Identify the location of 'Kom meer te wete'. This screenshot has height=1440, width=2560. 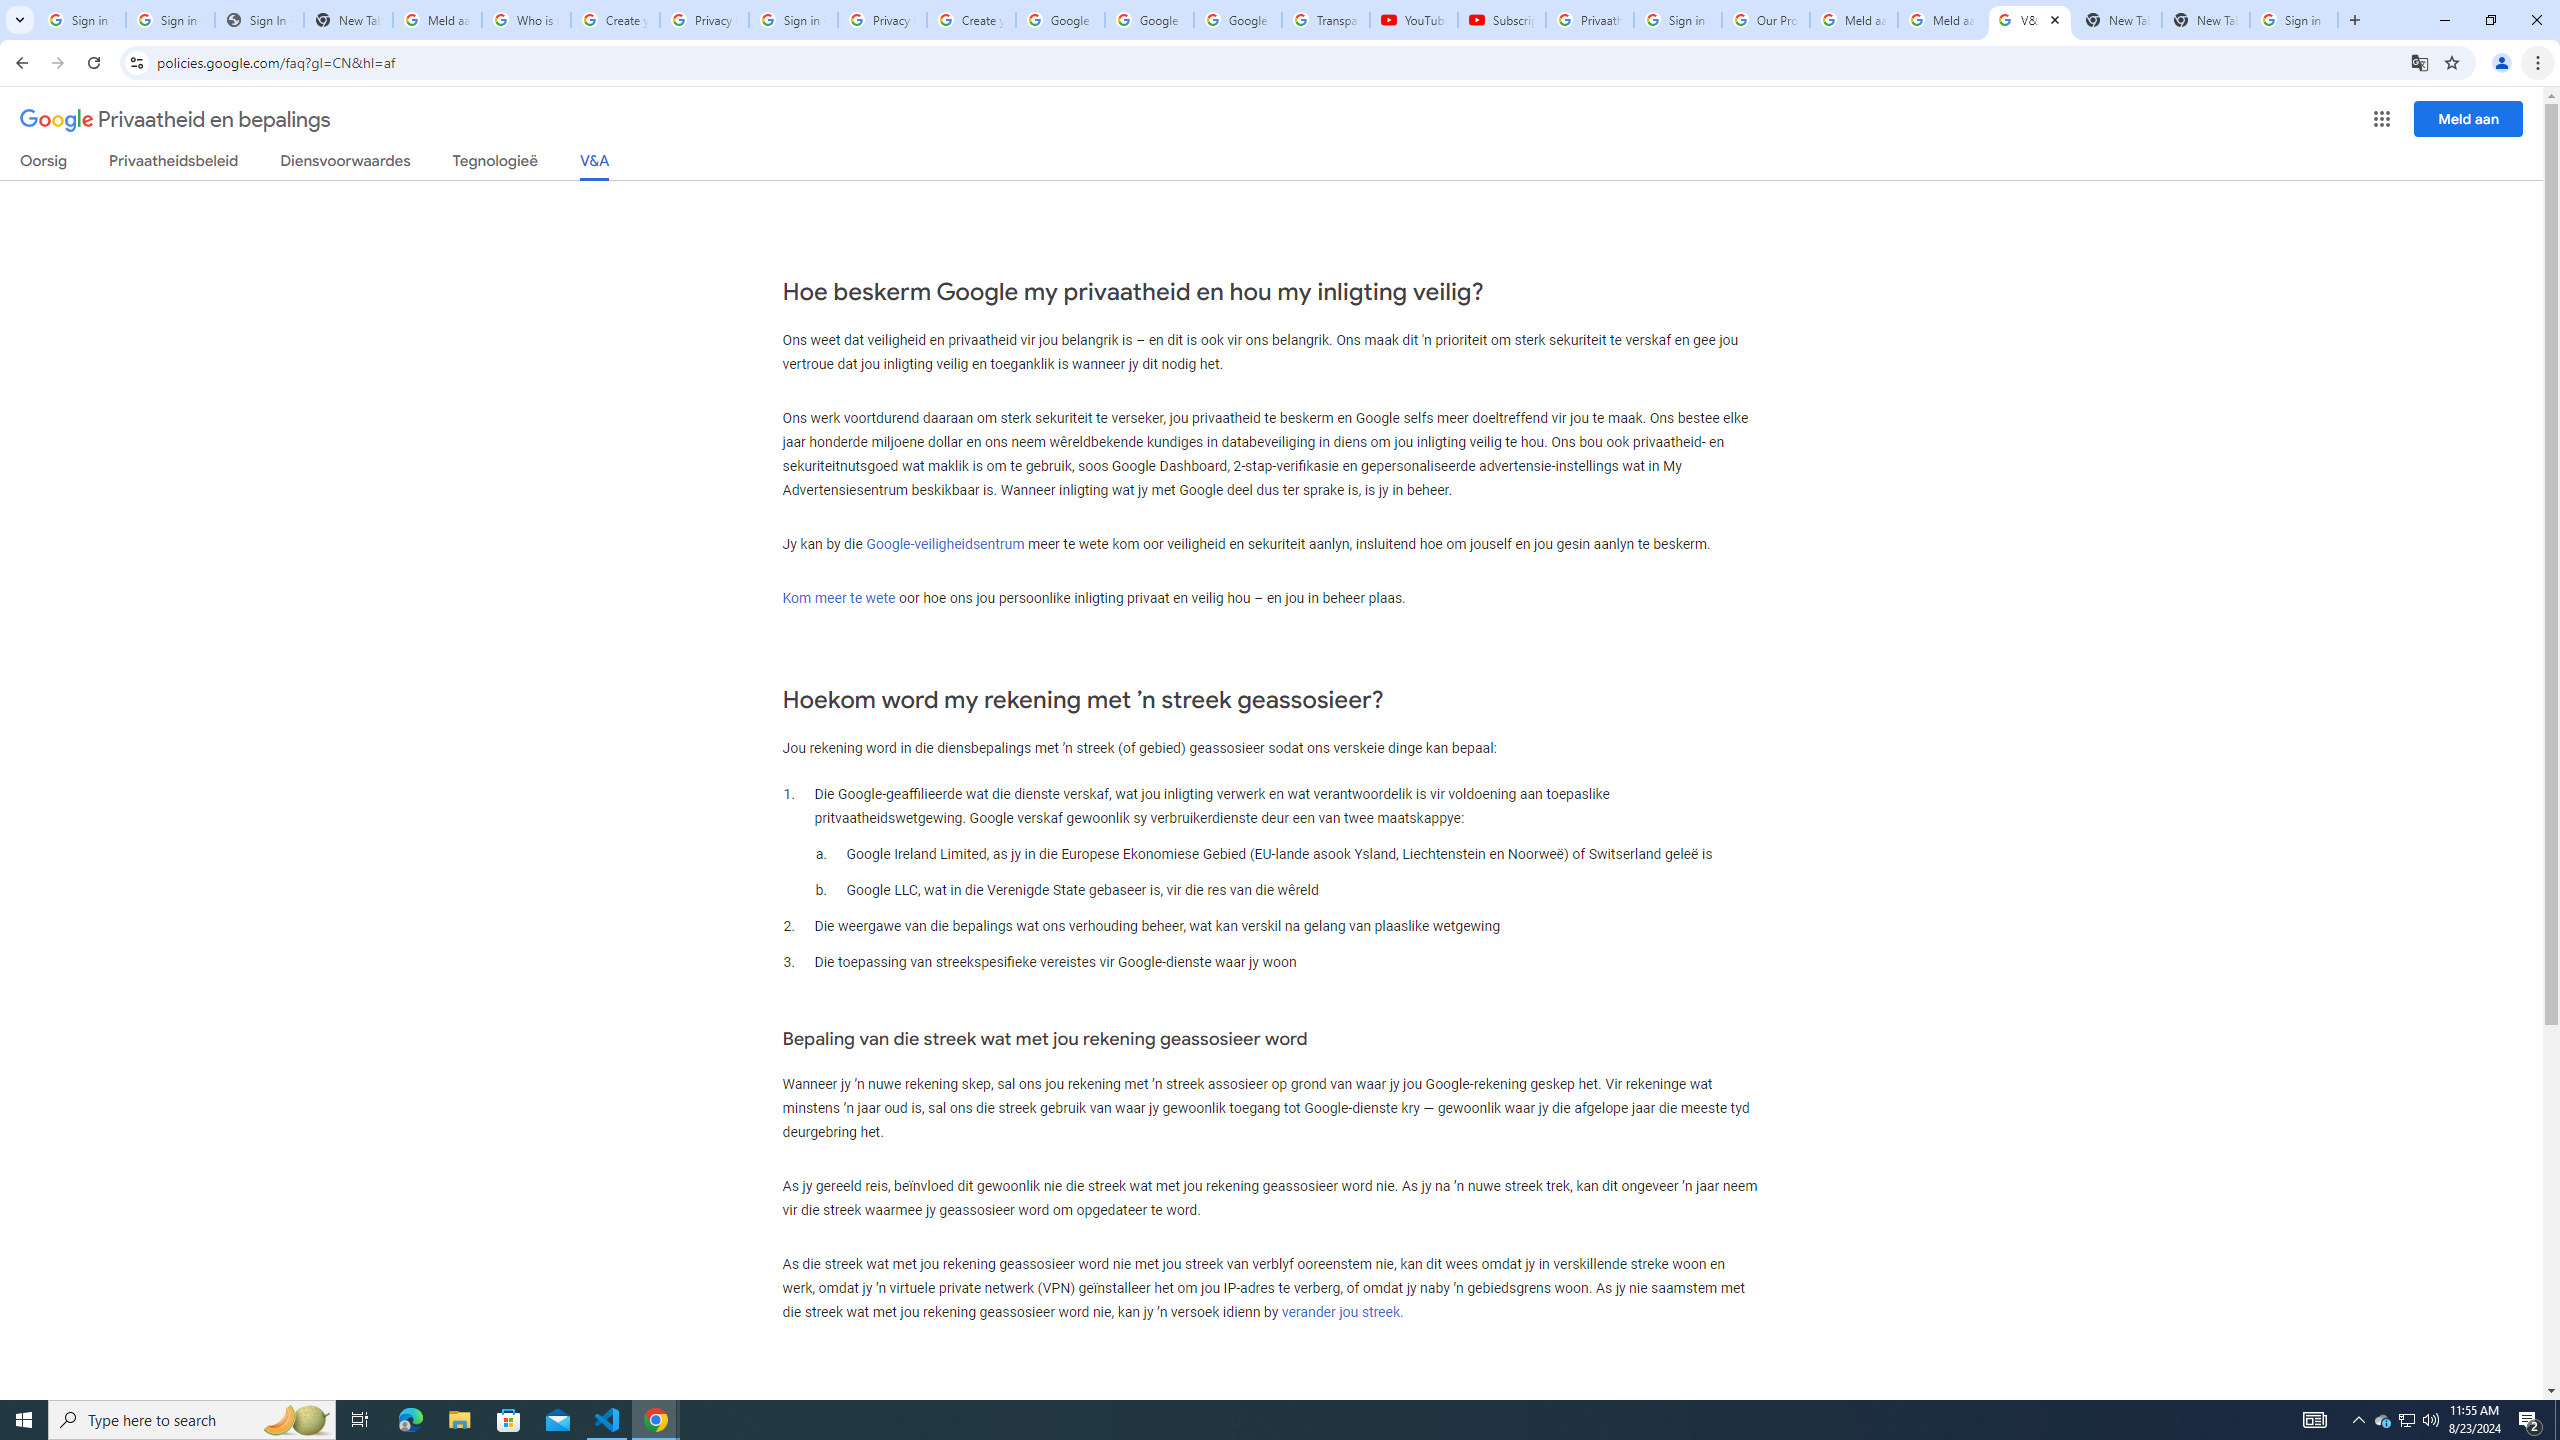
(837, 597).